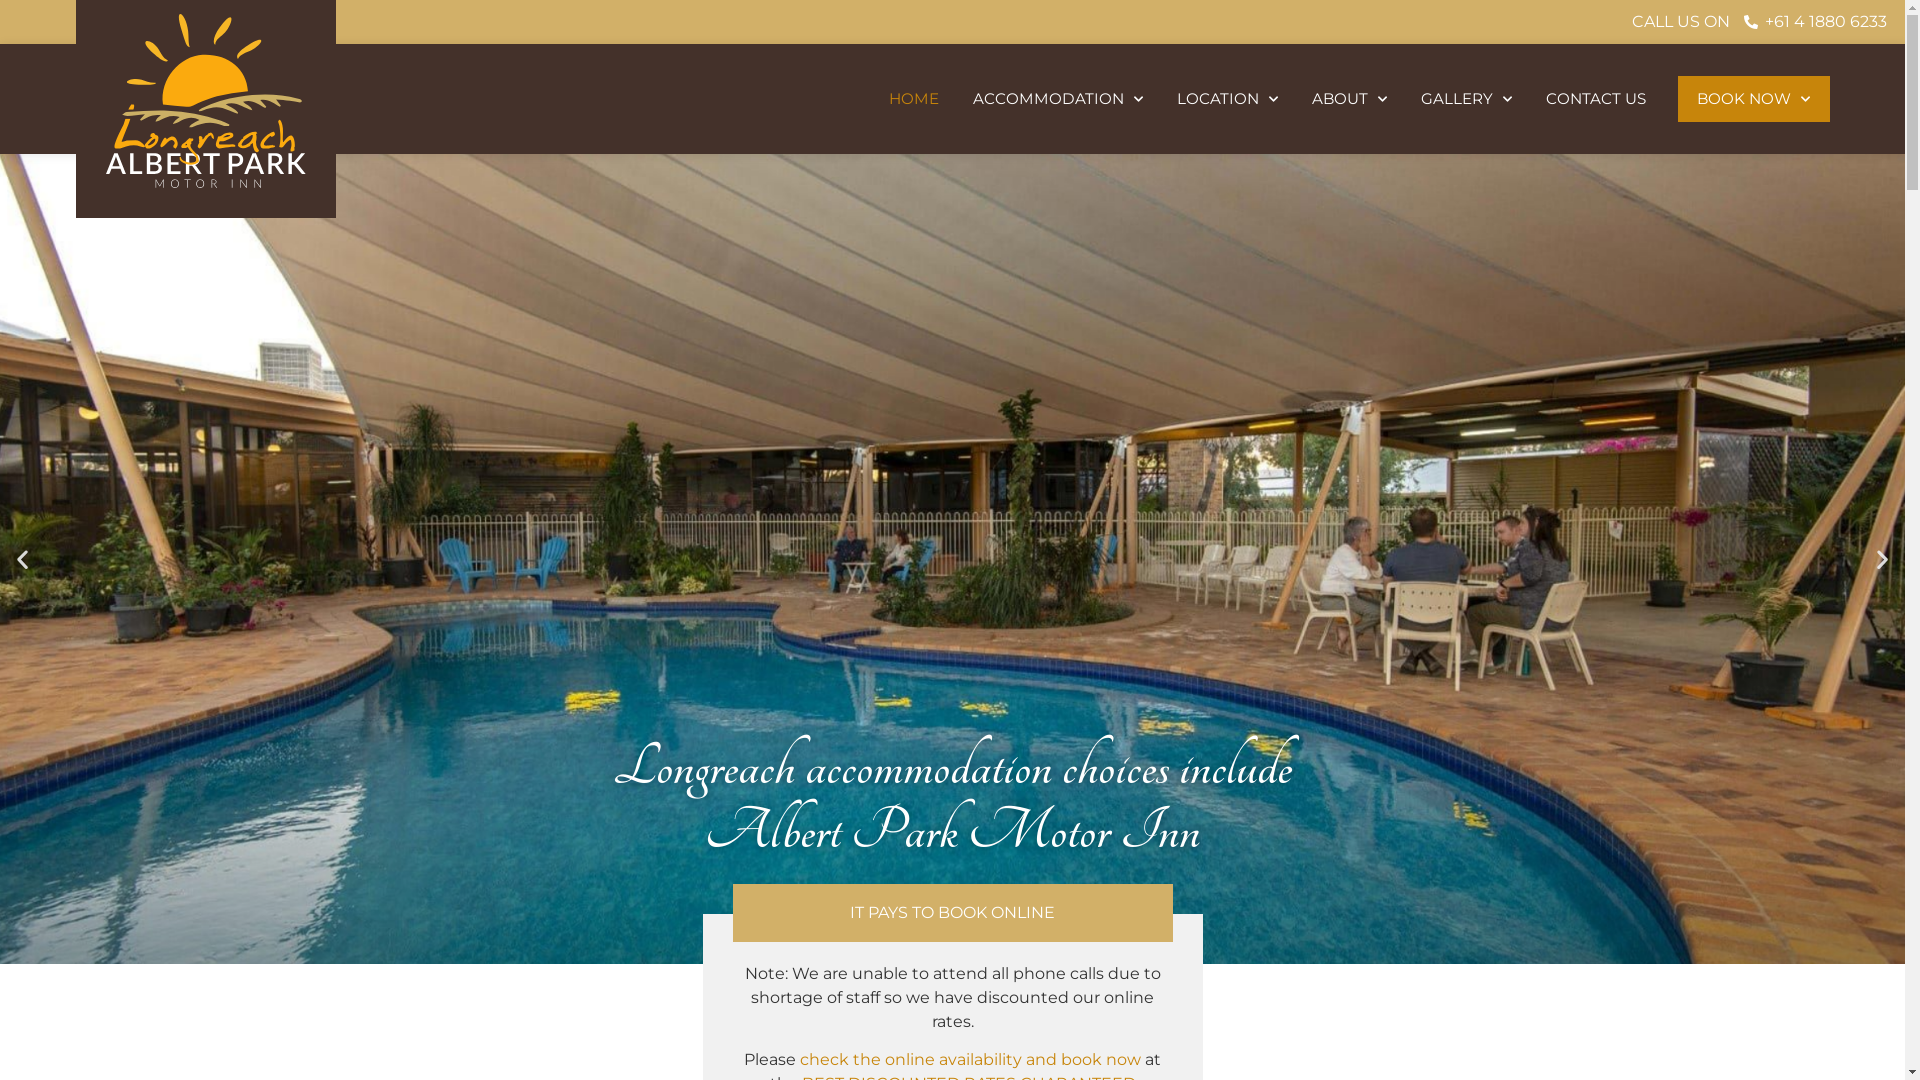  Describe the element at coordinates (1226, 99) in the screenshot. I see `'LOCATION'` at that location.